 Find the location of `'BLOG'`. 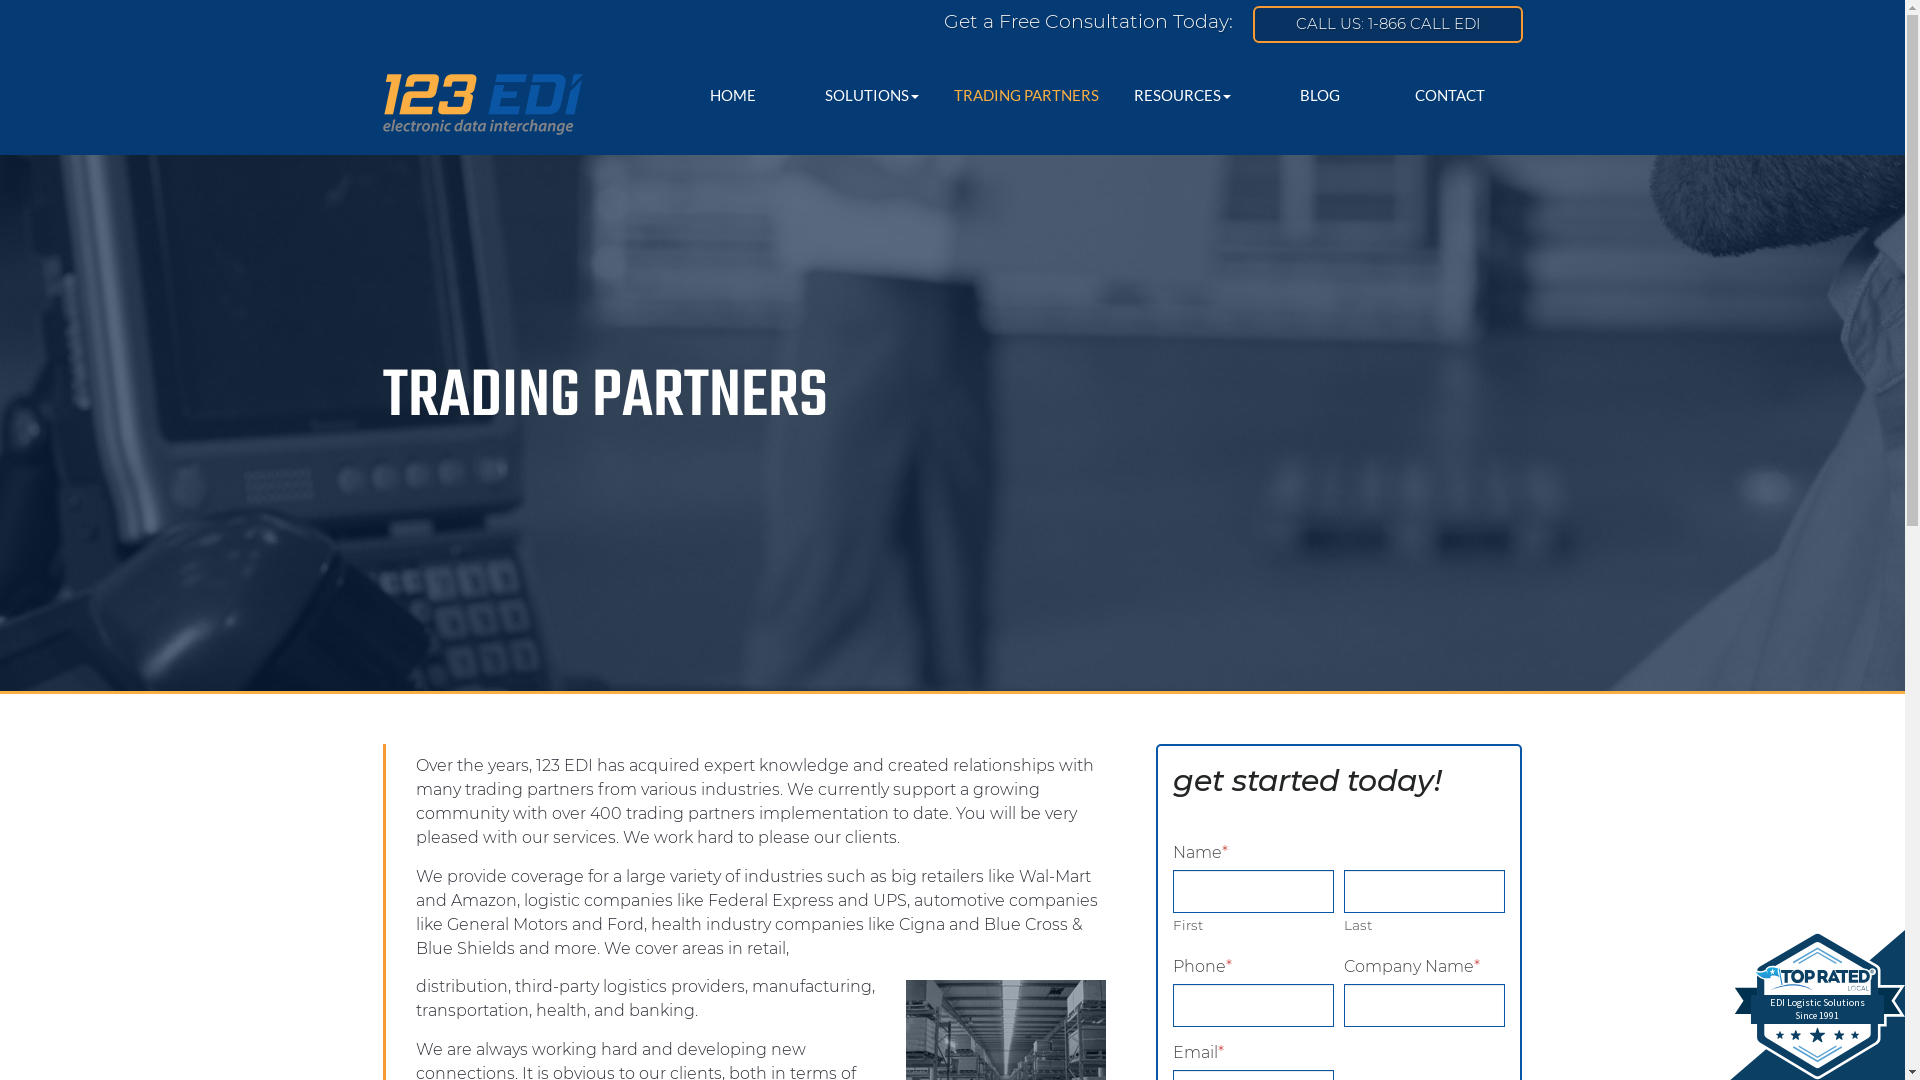

'BLOG' is located at coordinates (1320, 95).